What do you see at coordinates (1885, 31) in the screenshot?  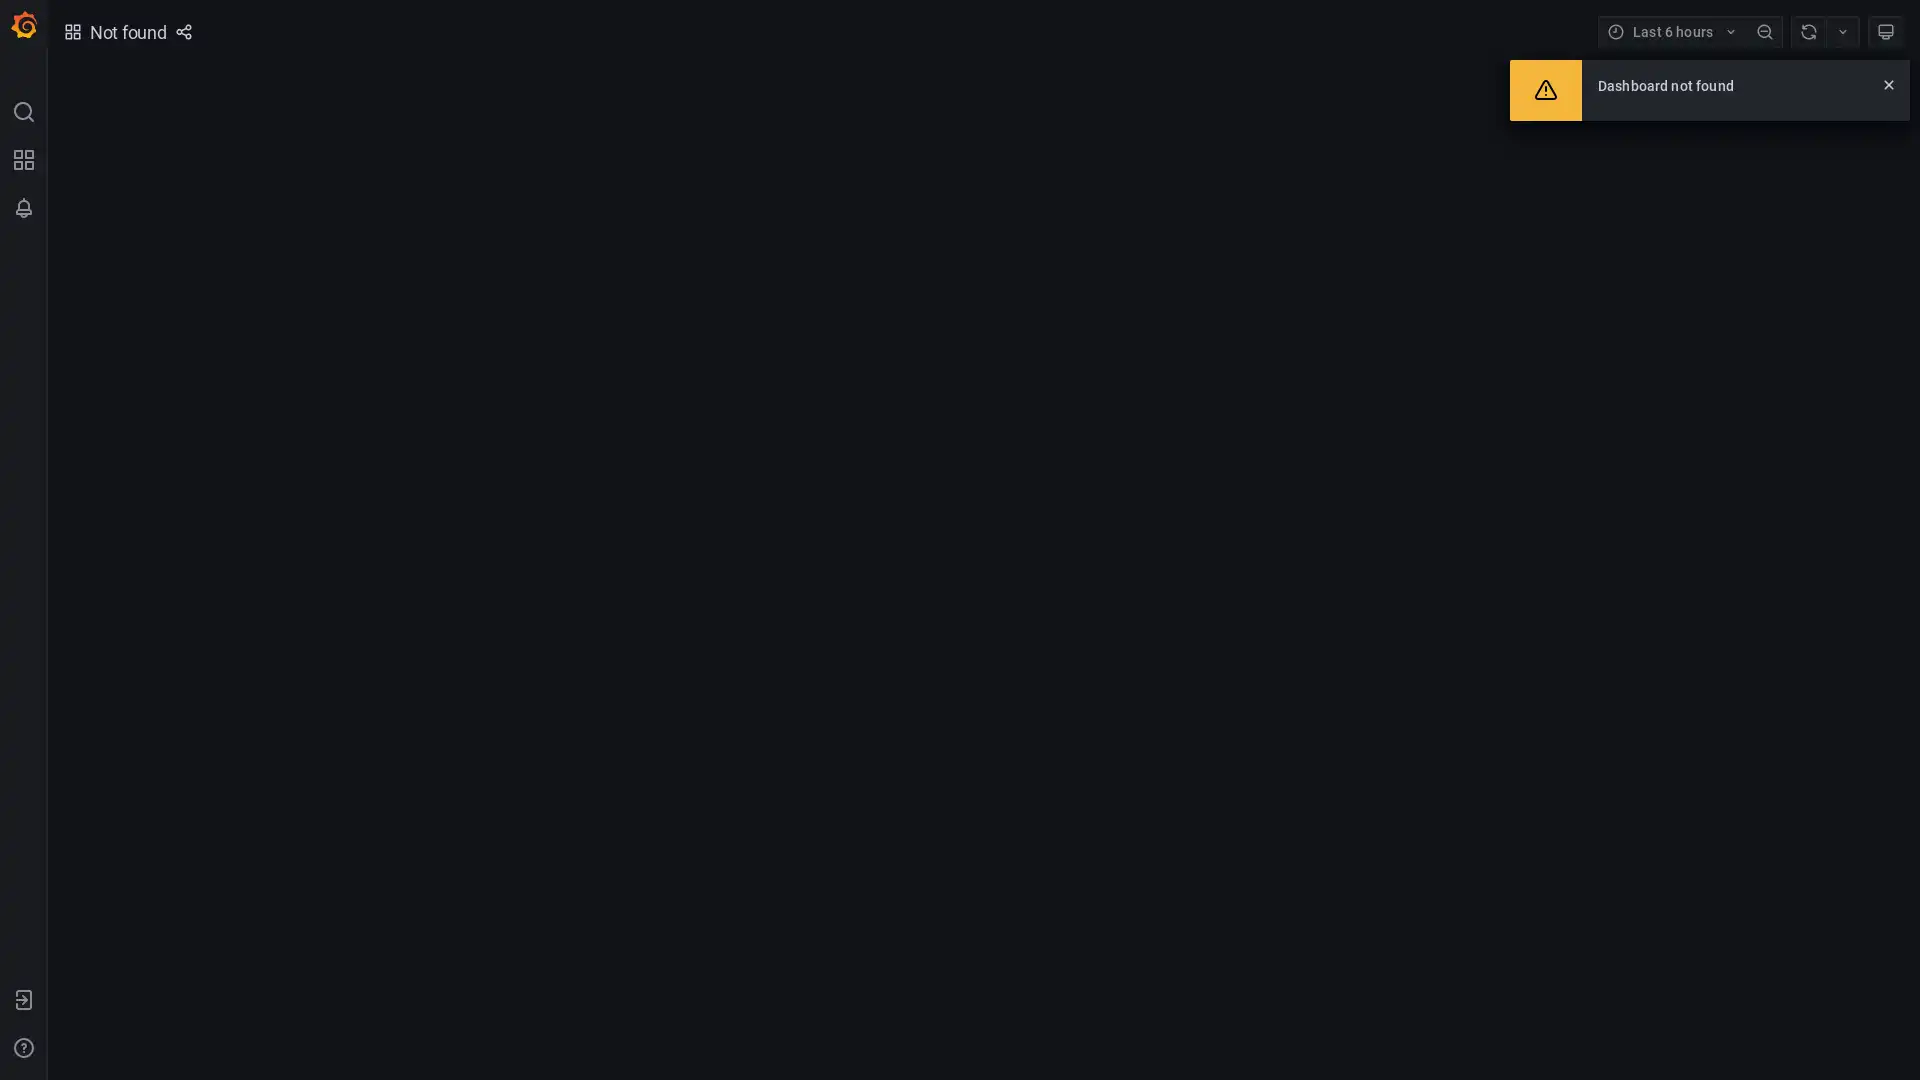 I see `Cycle view mode` at bounding box center [1885, 31].